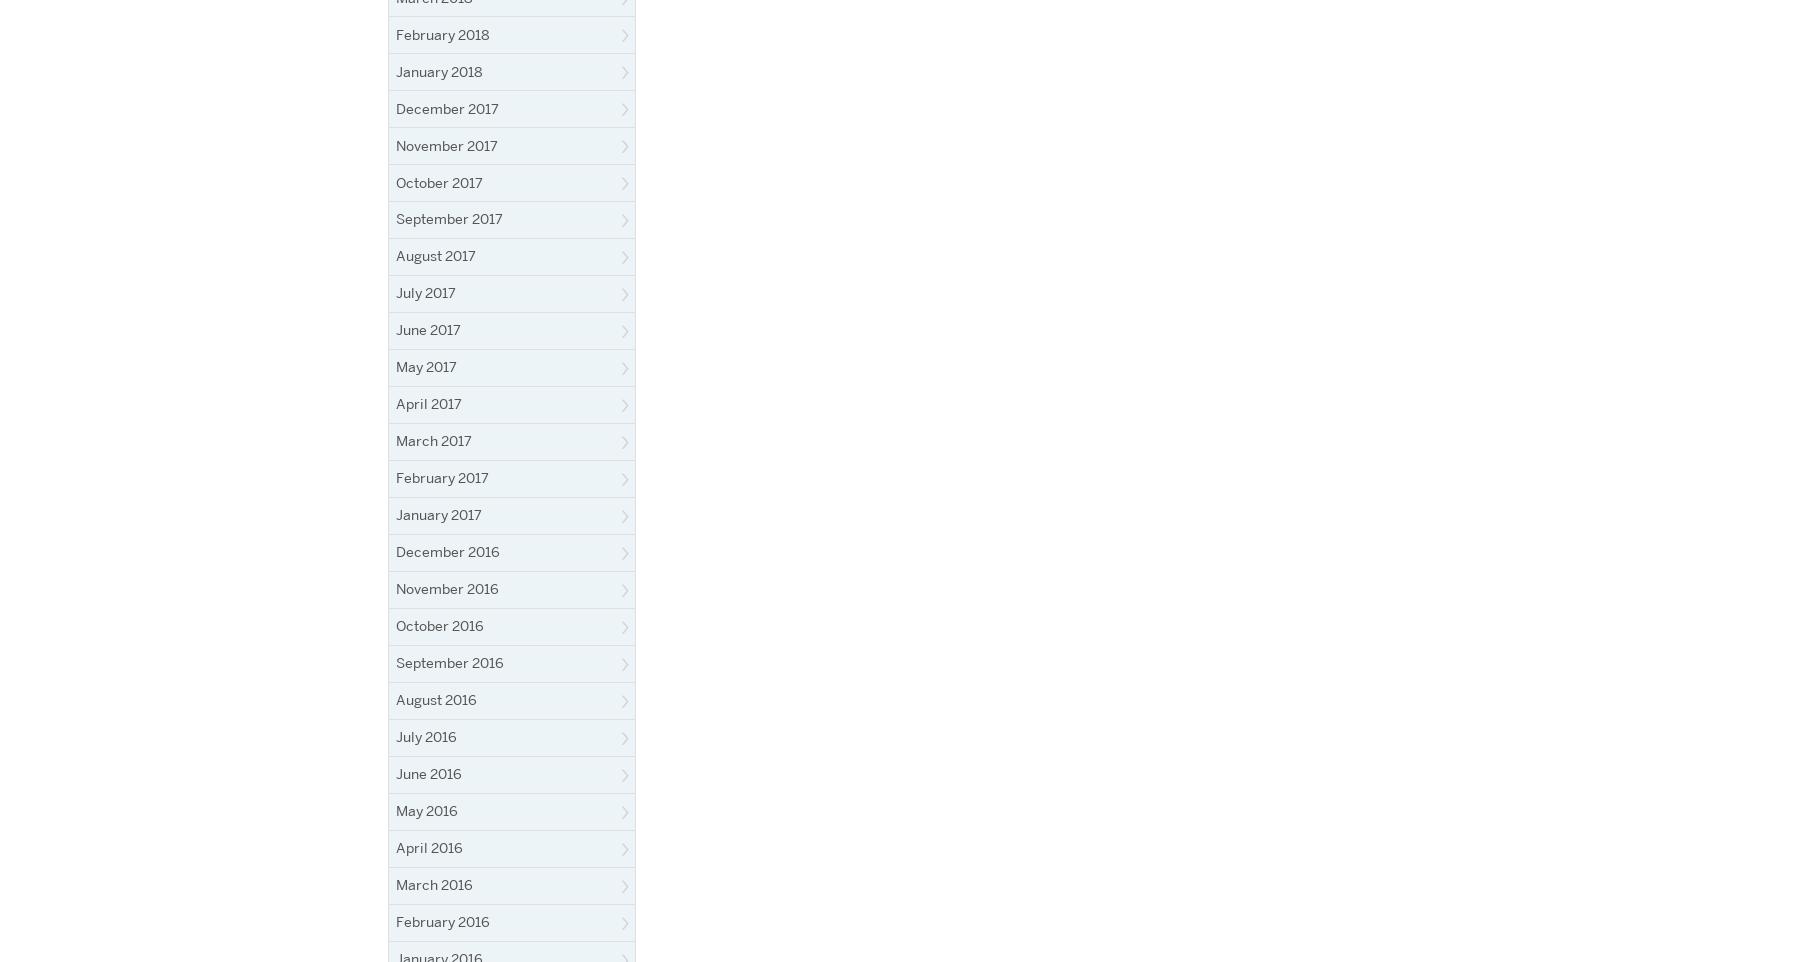  I want to click on 'February 2018', so click(442, 32).